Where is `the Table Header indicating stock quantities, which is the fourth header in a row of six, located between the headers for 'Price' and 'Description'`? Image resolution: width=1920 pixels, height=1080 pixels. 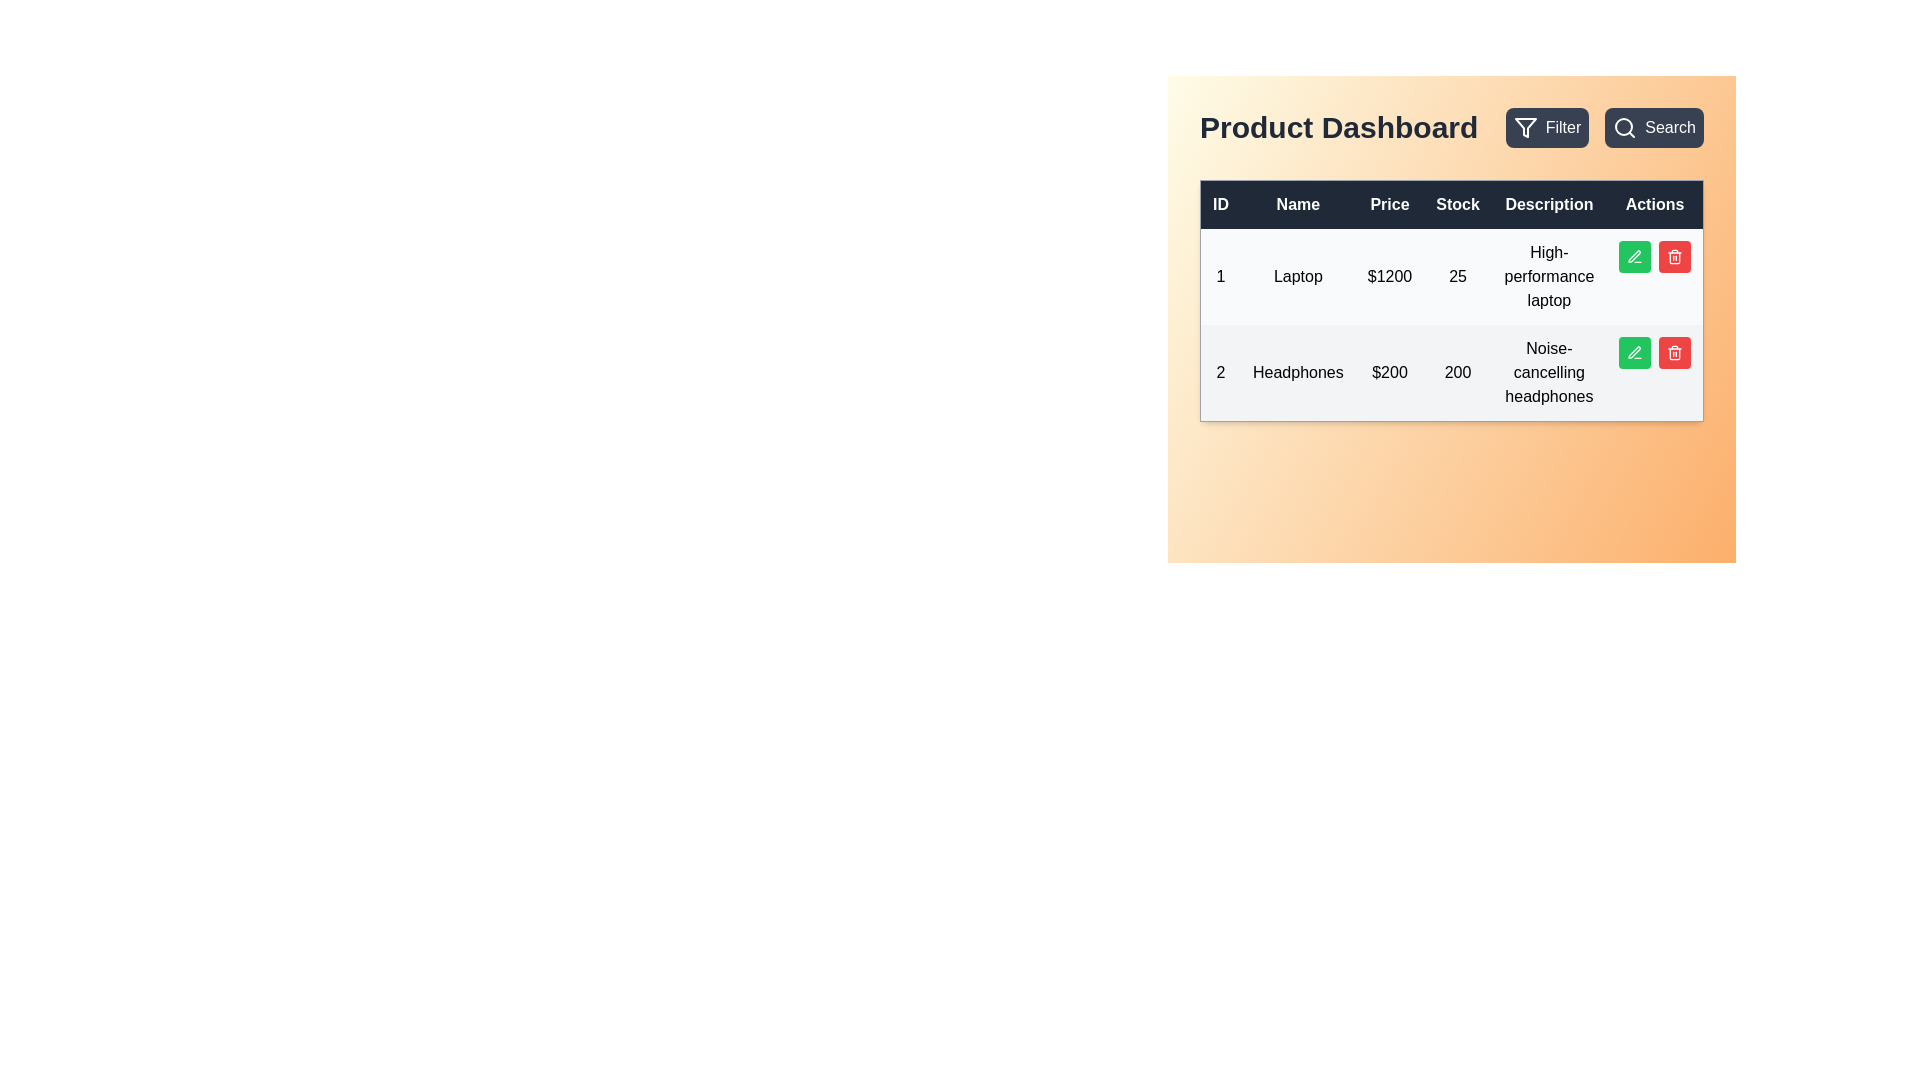
the Table Header indicating stock quantities, which is the fourth header in a row of six, located between the headers for 'Price' and 'Description' is located at coordinates (1451, 204).